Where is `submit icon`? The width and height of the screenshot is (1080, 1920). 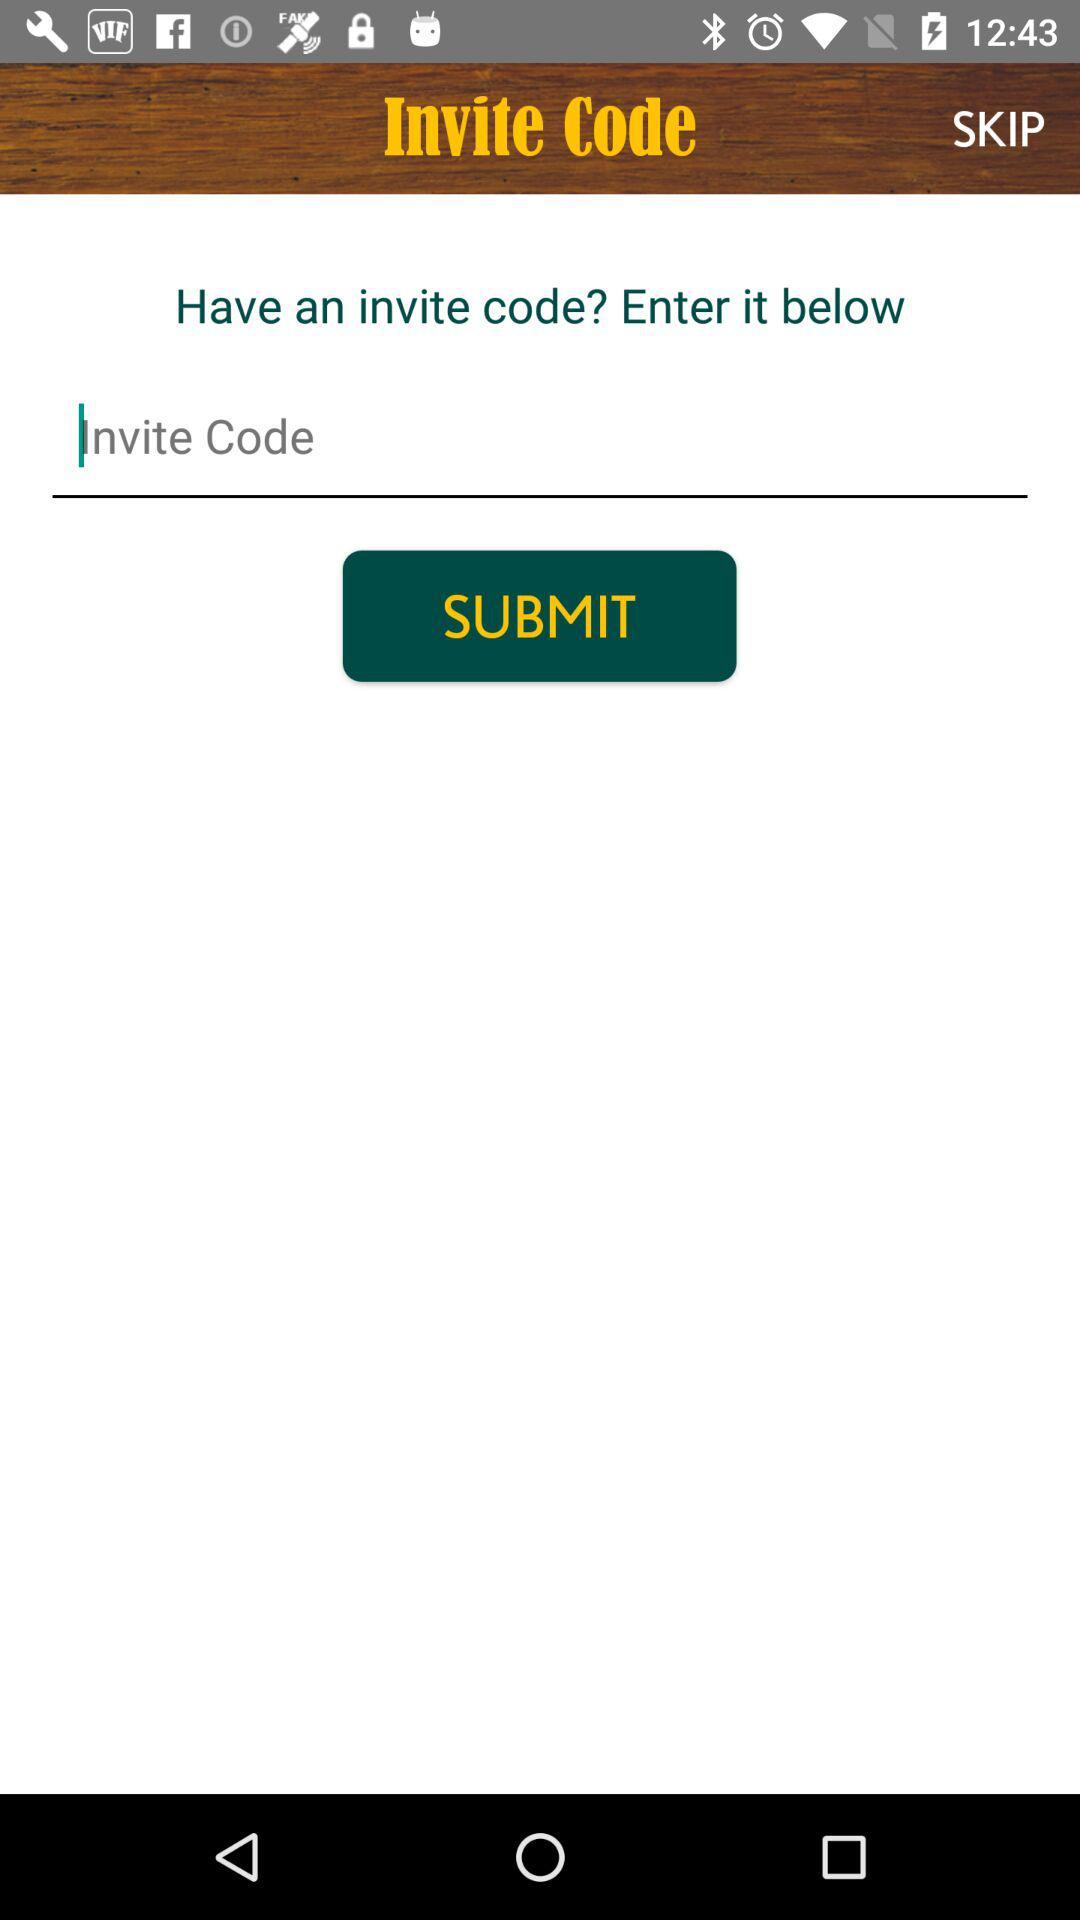
submit icon is located at coordinates (538, 615).